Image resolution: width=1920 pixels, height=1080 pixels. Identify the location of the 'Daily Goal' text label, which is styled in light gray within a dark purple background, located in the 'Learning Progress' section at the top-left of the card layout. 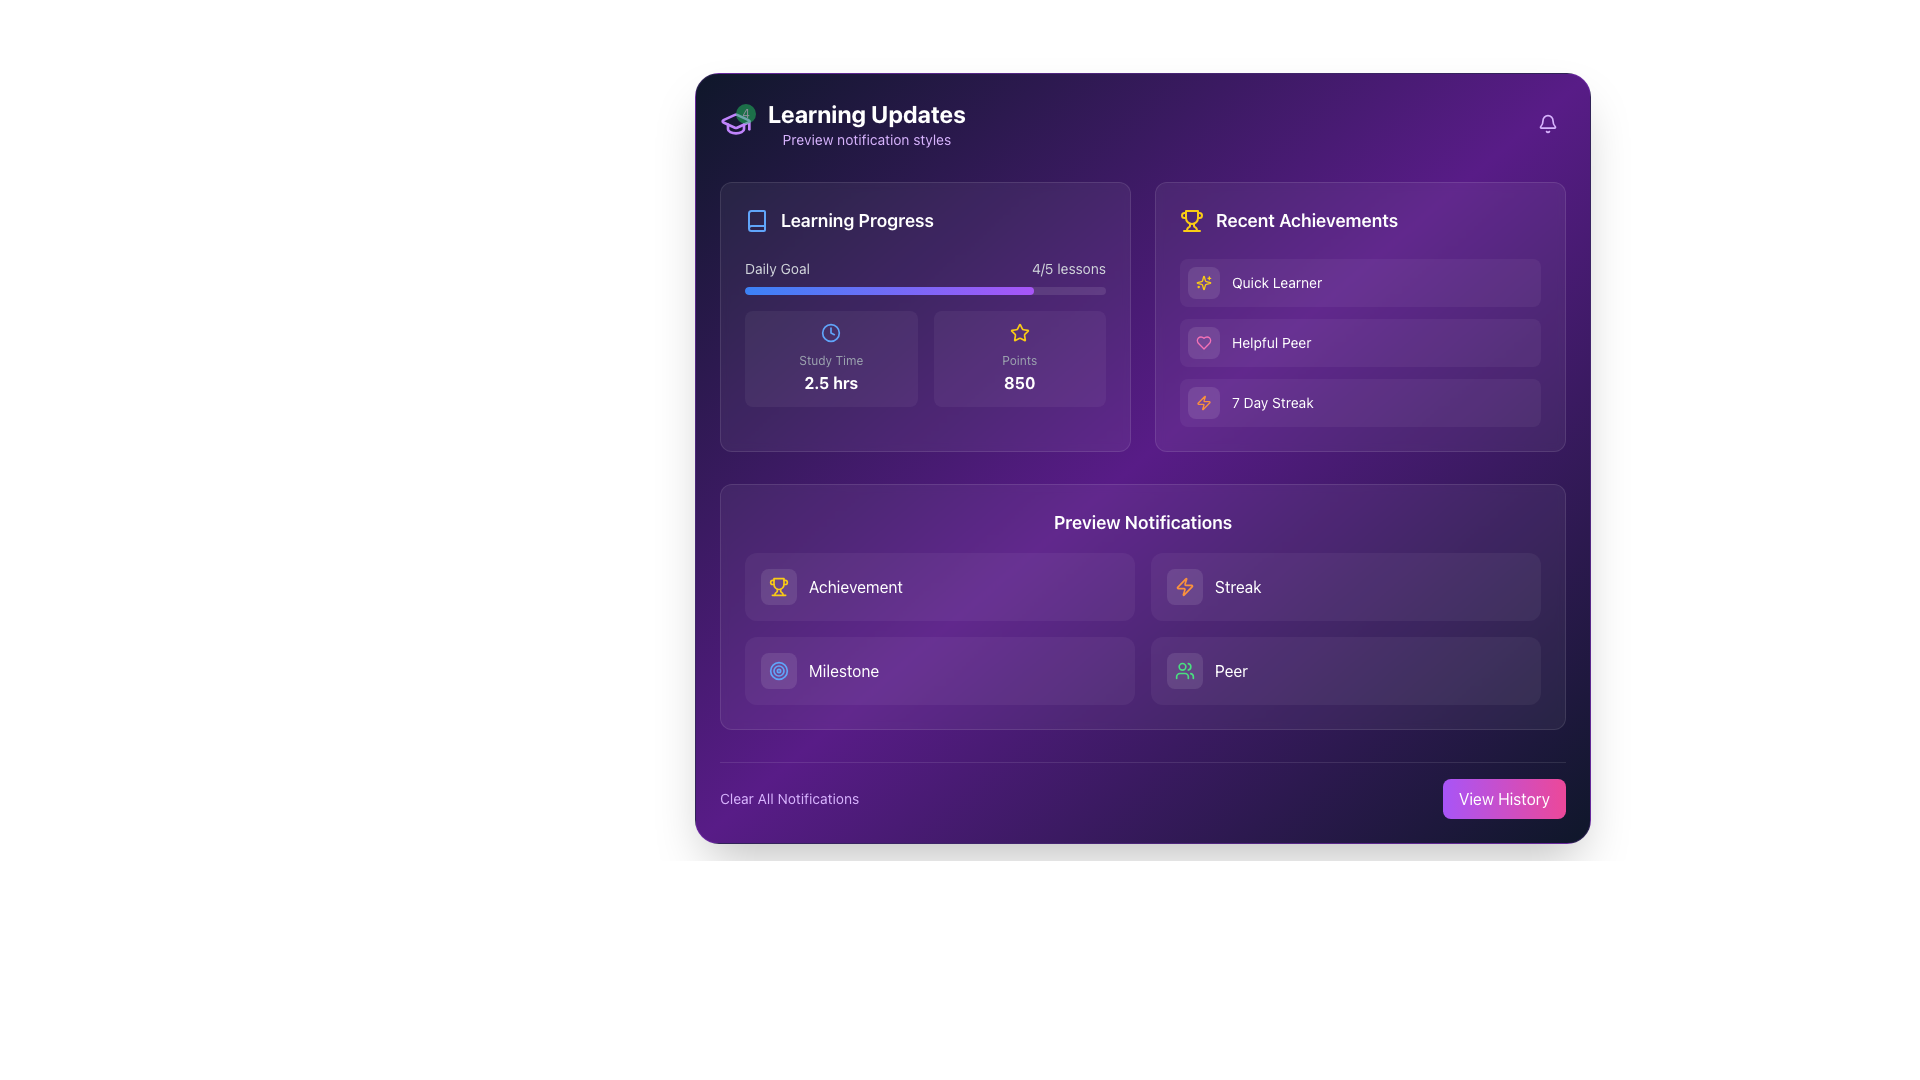
(776, 268).